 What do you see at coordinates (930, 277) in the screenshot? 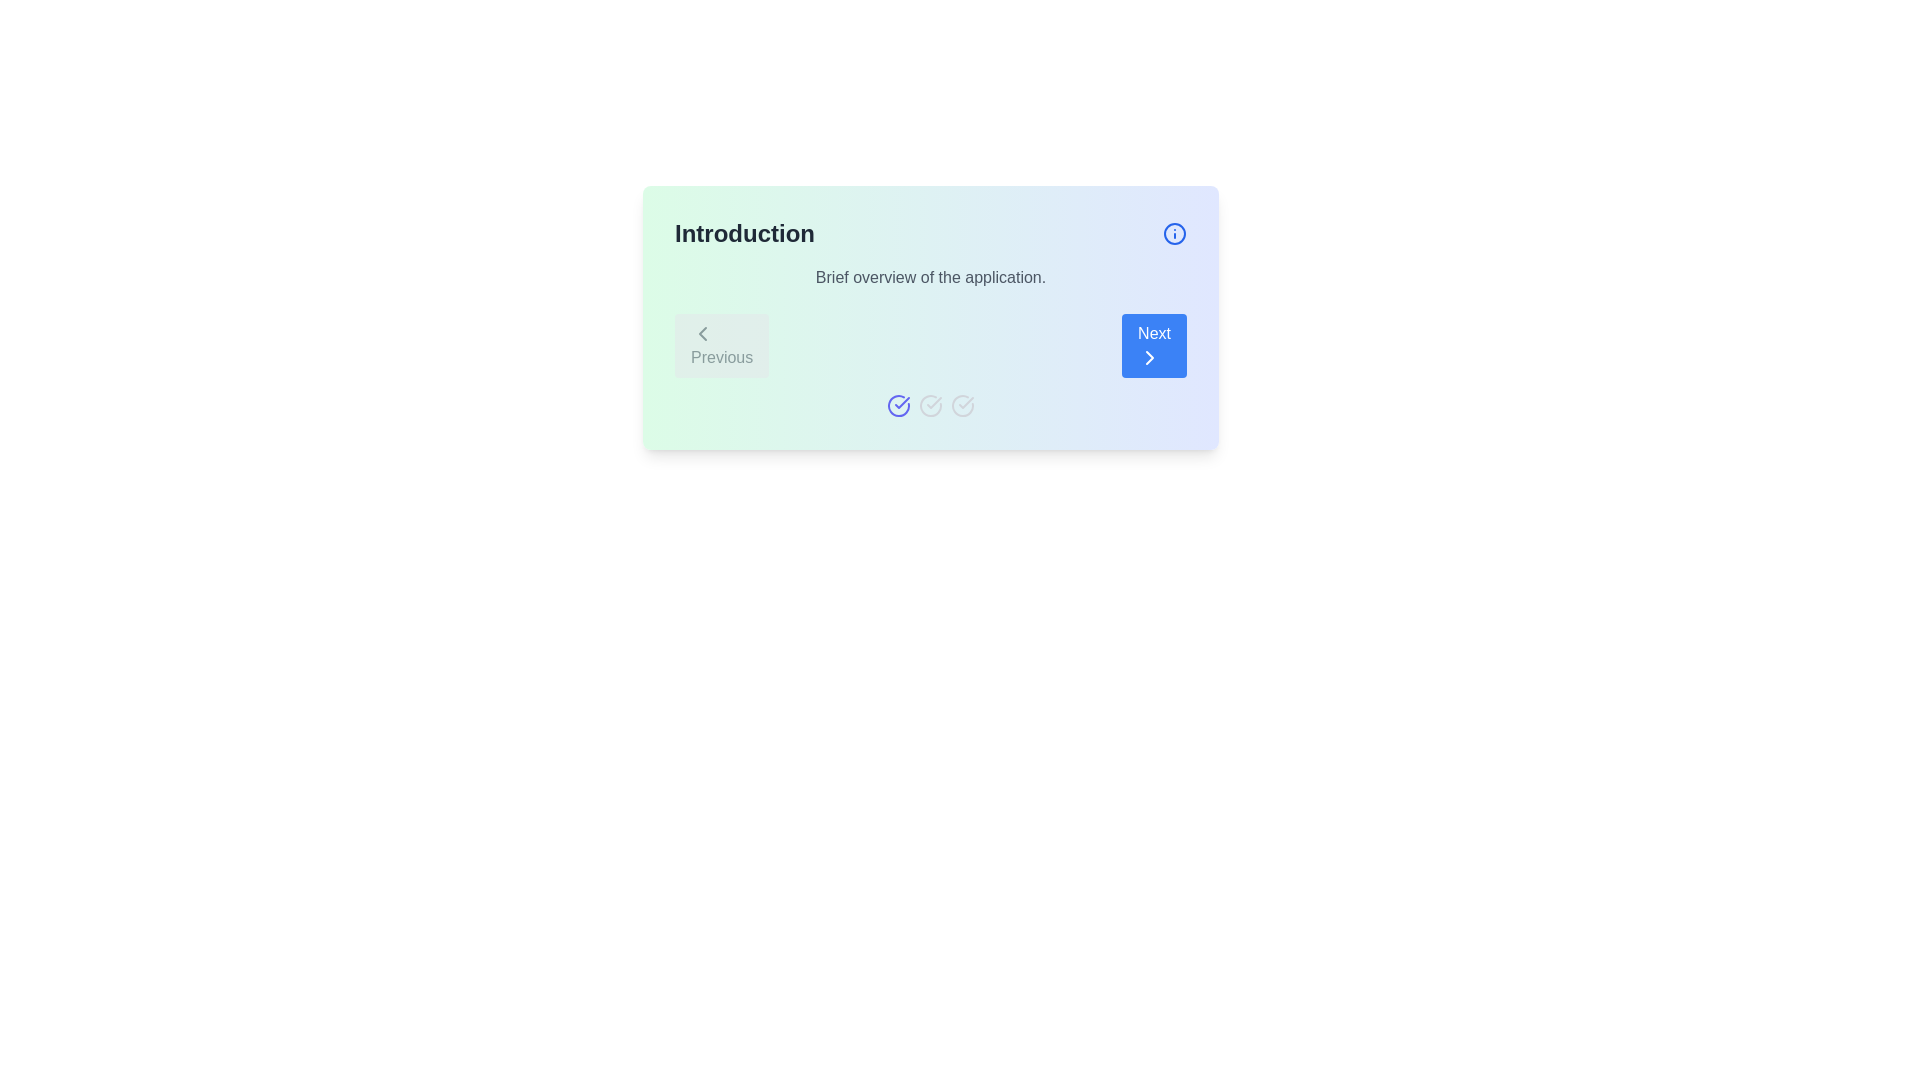
I see `informational static text located beneath the 'Introduction' heading and above the navigation buttons labeled 'Previous' and 'Next'` at bounding box center [930, 277].